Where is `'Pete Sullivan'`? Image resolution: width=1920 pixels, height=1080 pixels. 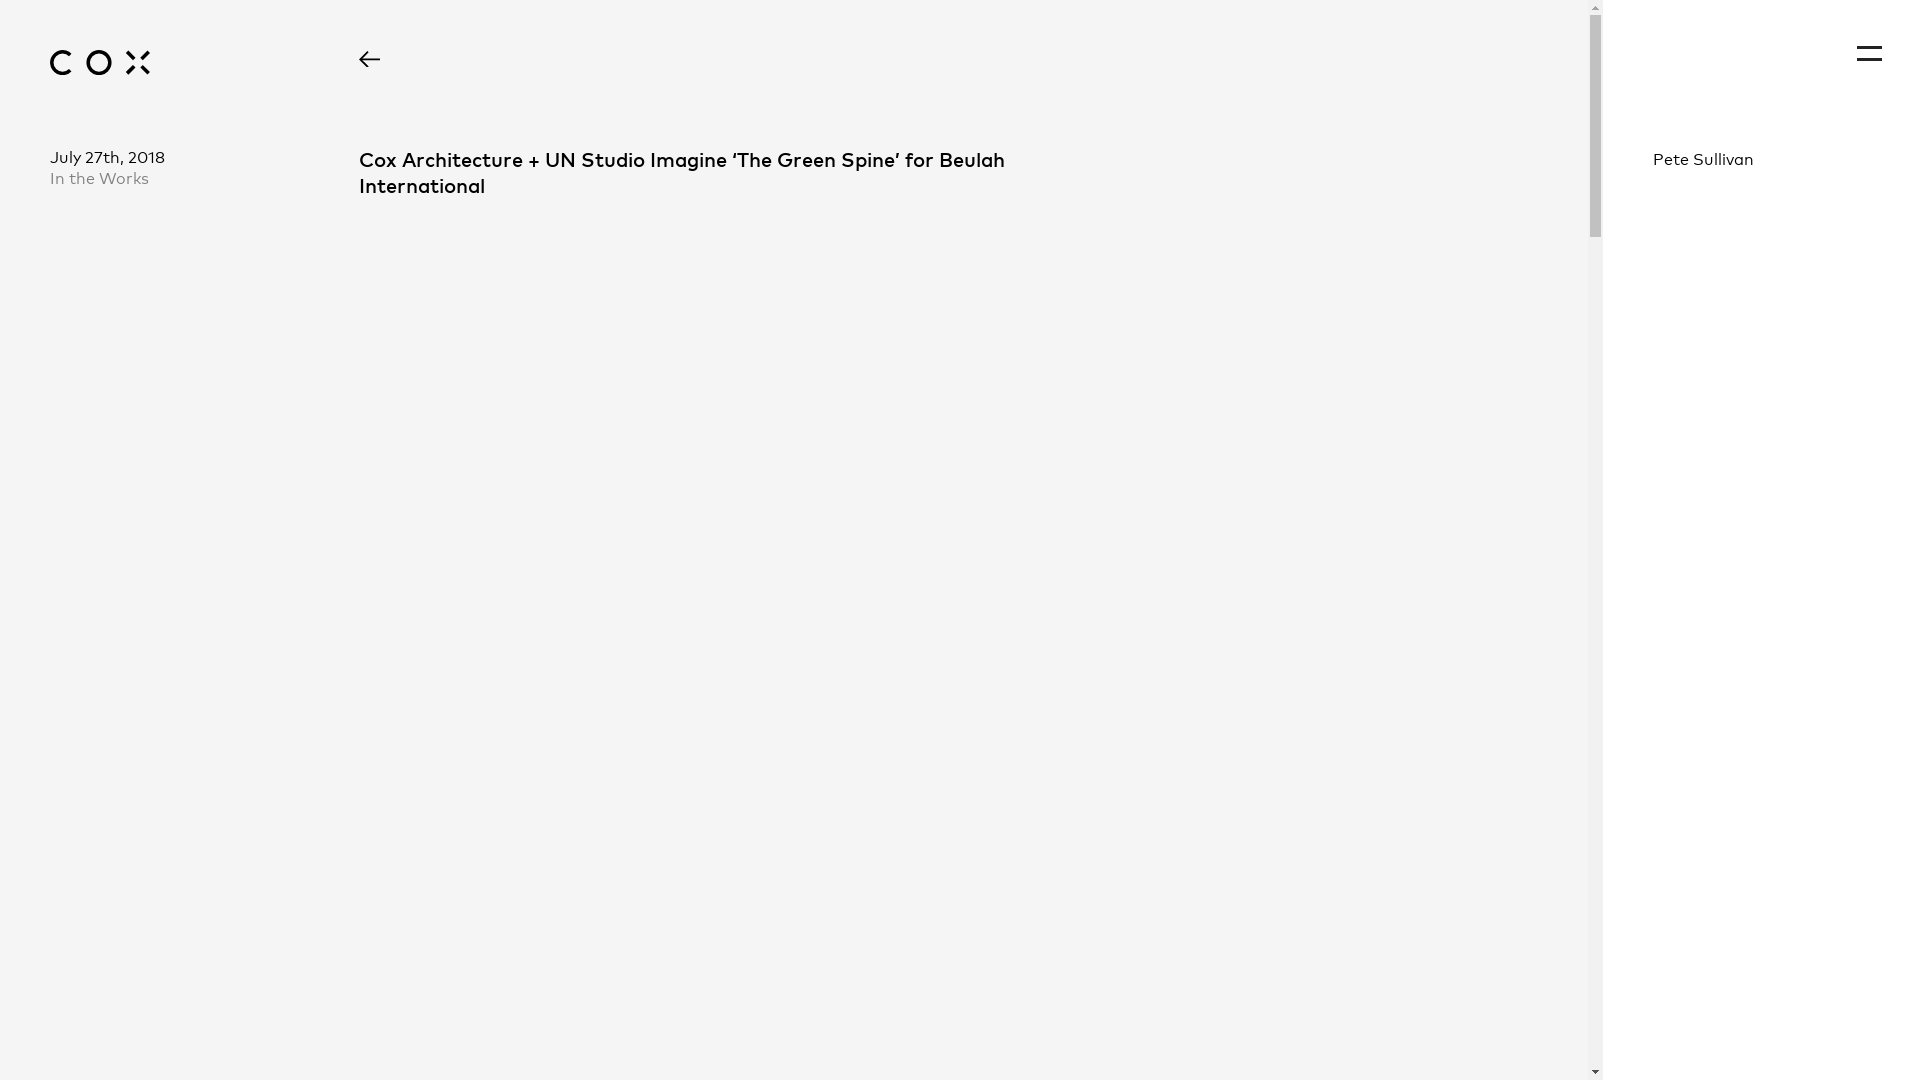 'Pete Sullivan' is located at coordinates (1761, 157).